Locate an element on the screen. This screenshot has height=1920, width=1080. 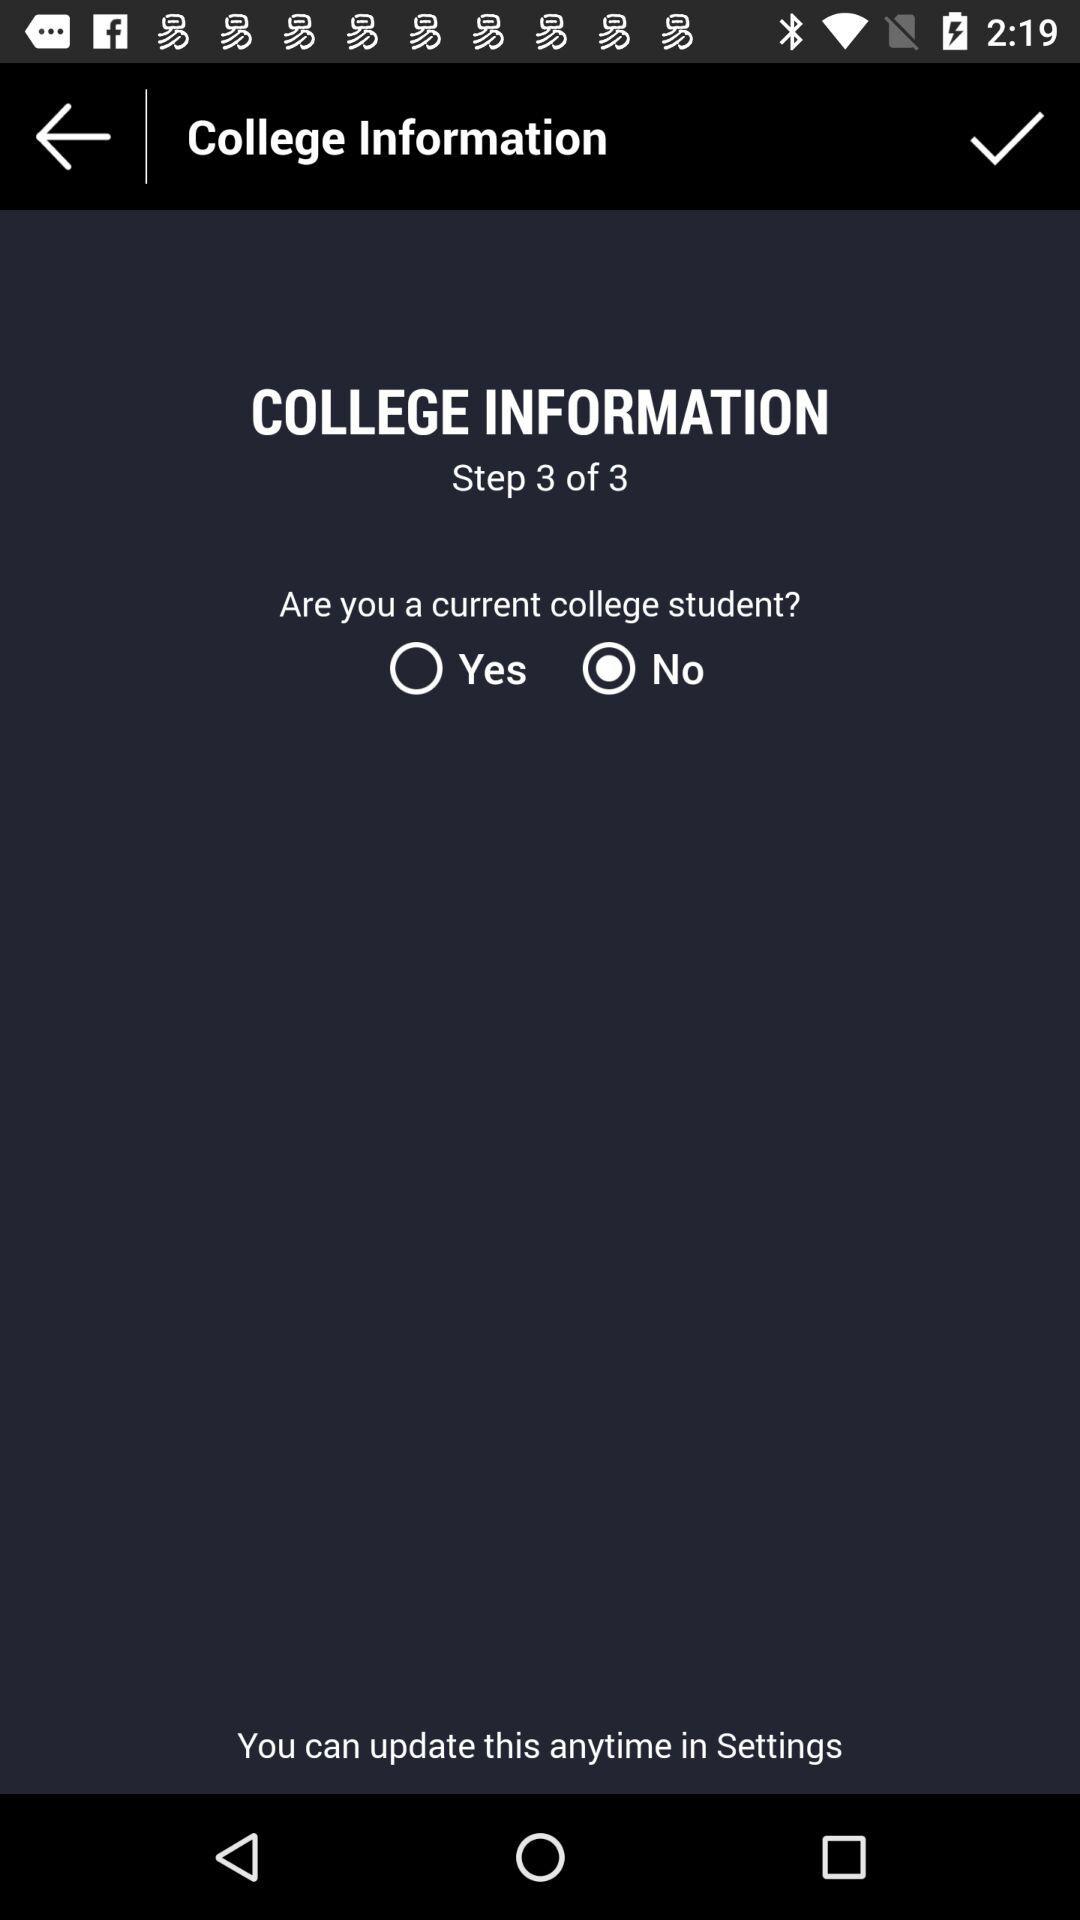
item above the you can update item is located at coordinates (470, 668).